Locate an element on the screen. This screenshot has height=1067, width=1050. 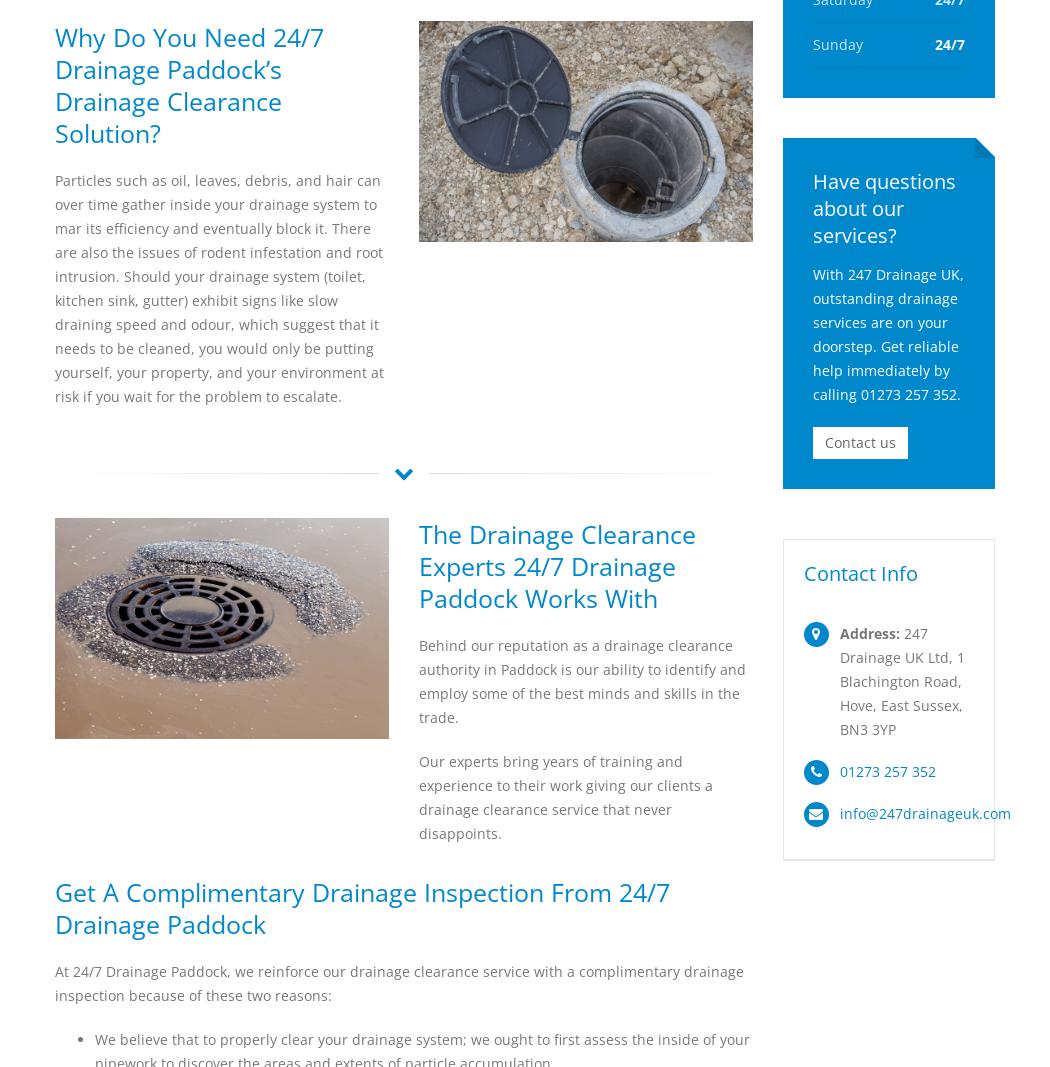
'Get a Complimentary Drainage Inspection from 24/7 Drainage Paddock' is located at coordinates (361, 908).